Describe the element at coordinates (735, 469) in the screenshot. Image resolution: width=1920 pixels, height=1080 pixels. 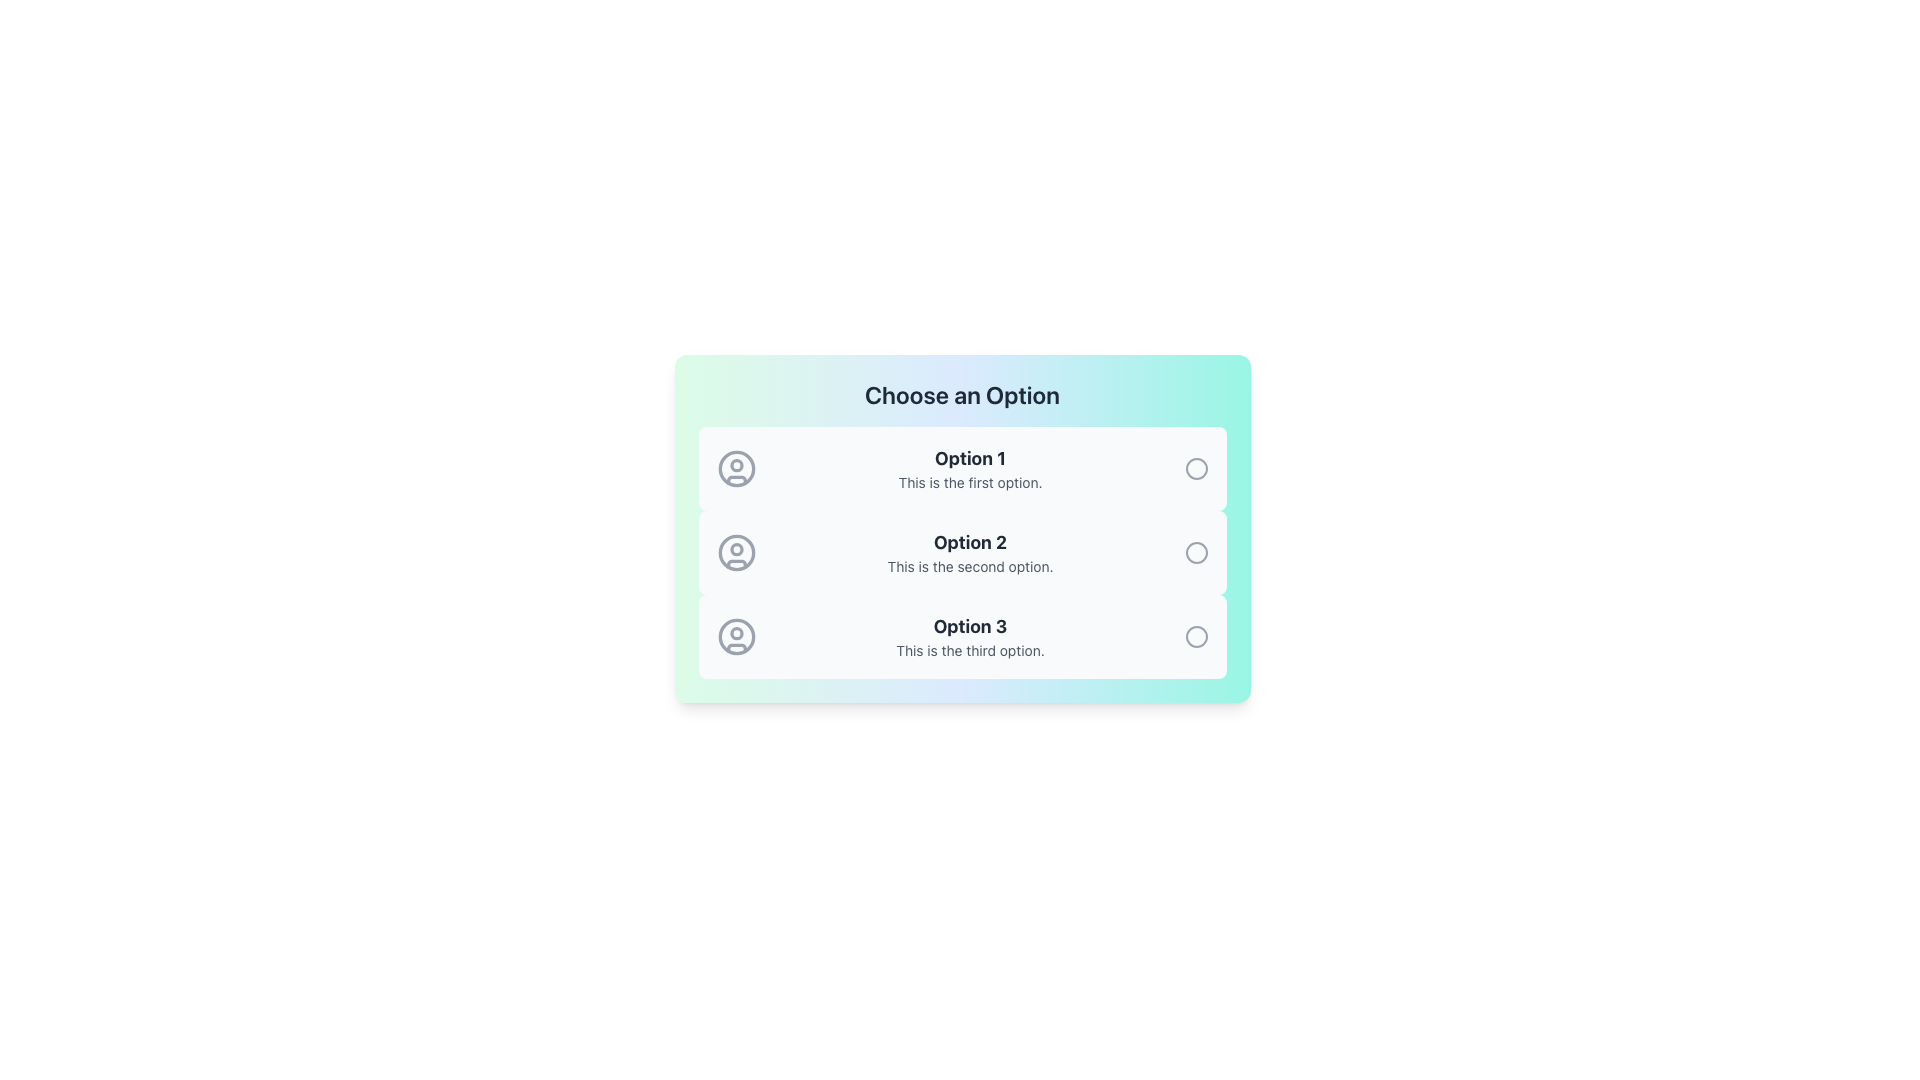
I see `the filled circle graphic component located next to the text 'Option 1' to provide option selection feedback` at that location.